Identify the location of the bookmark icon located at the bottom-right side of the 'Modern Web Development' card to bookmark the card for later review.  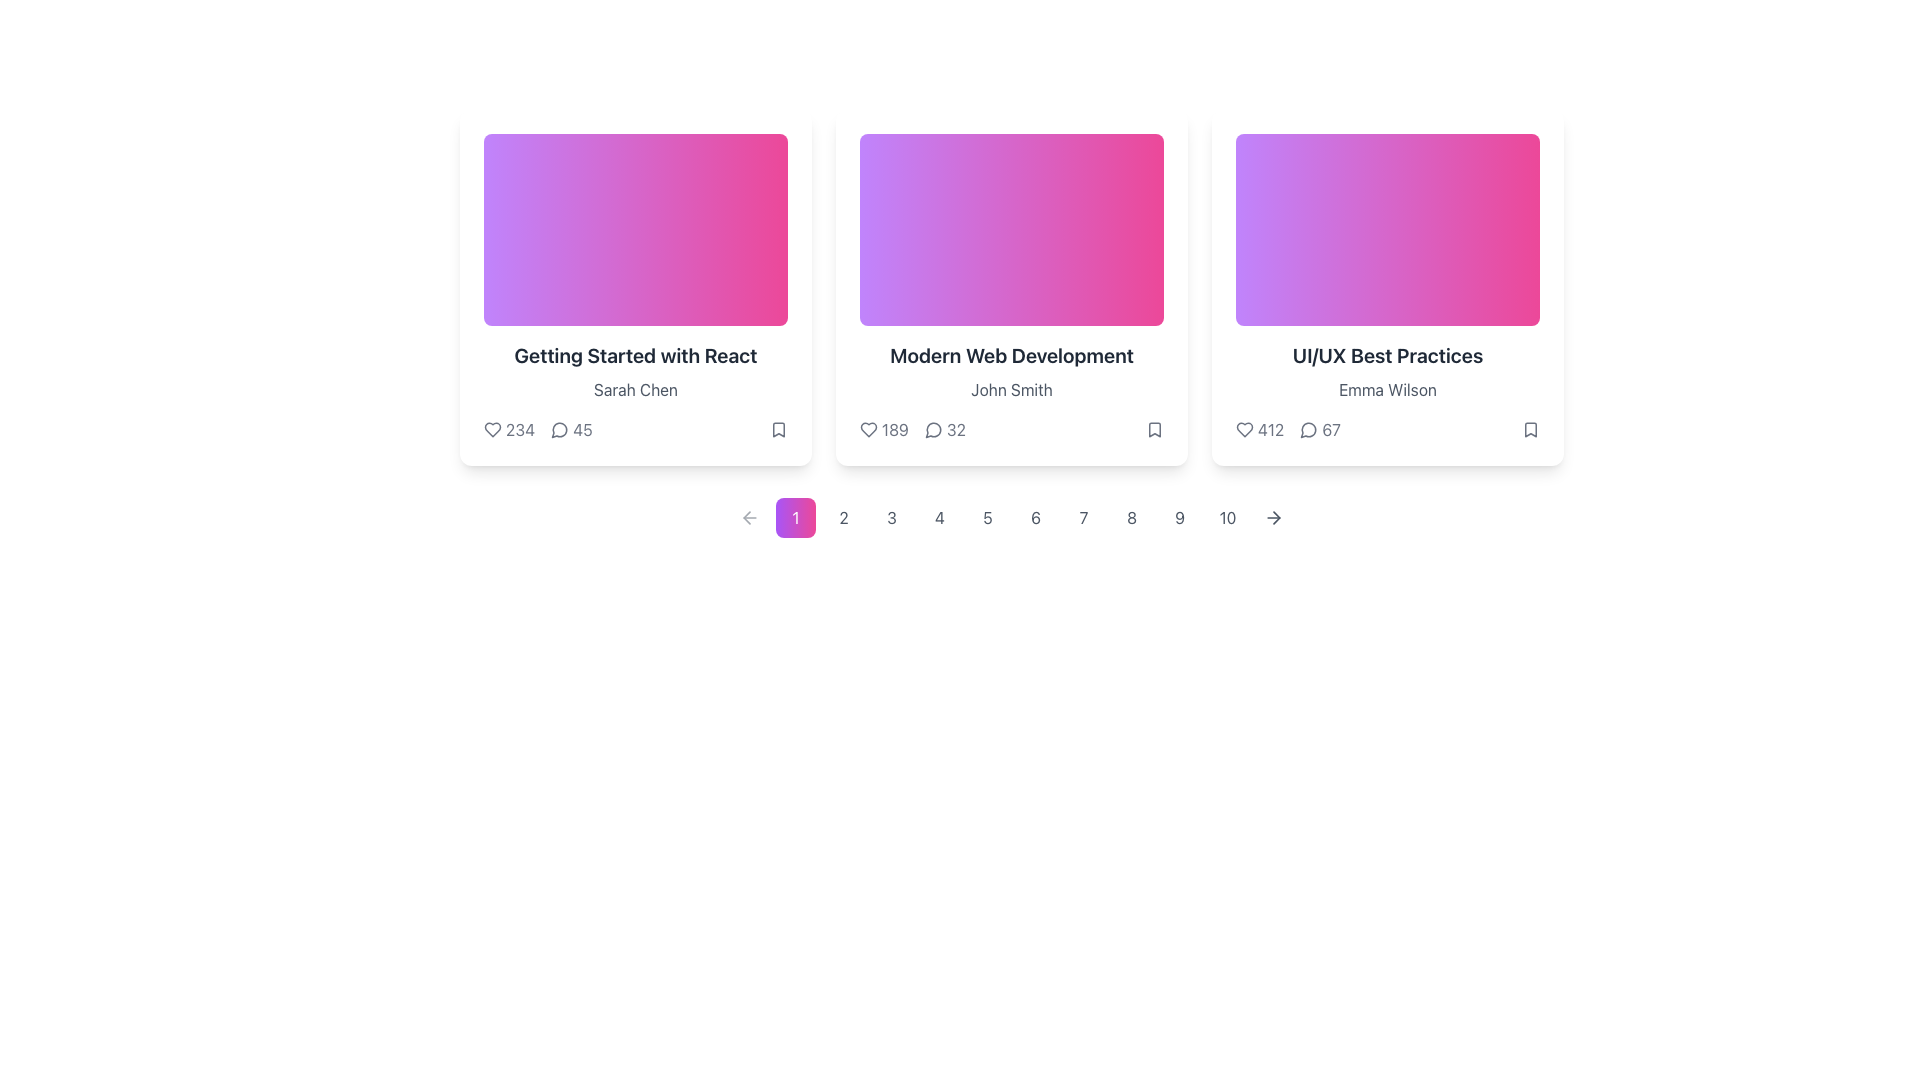
(1155, 428).